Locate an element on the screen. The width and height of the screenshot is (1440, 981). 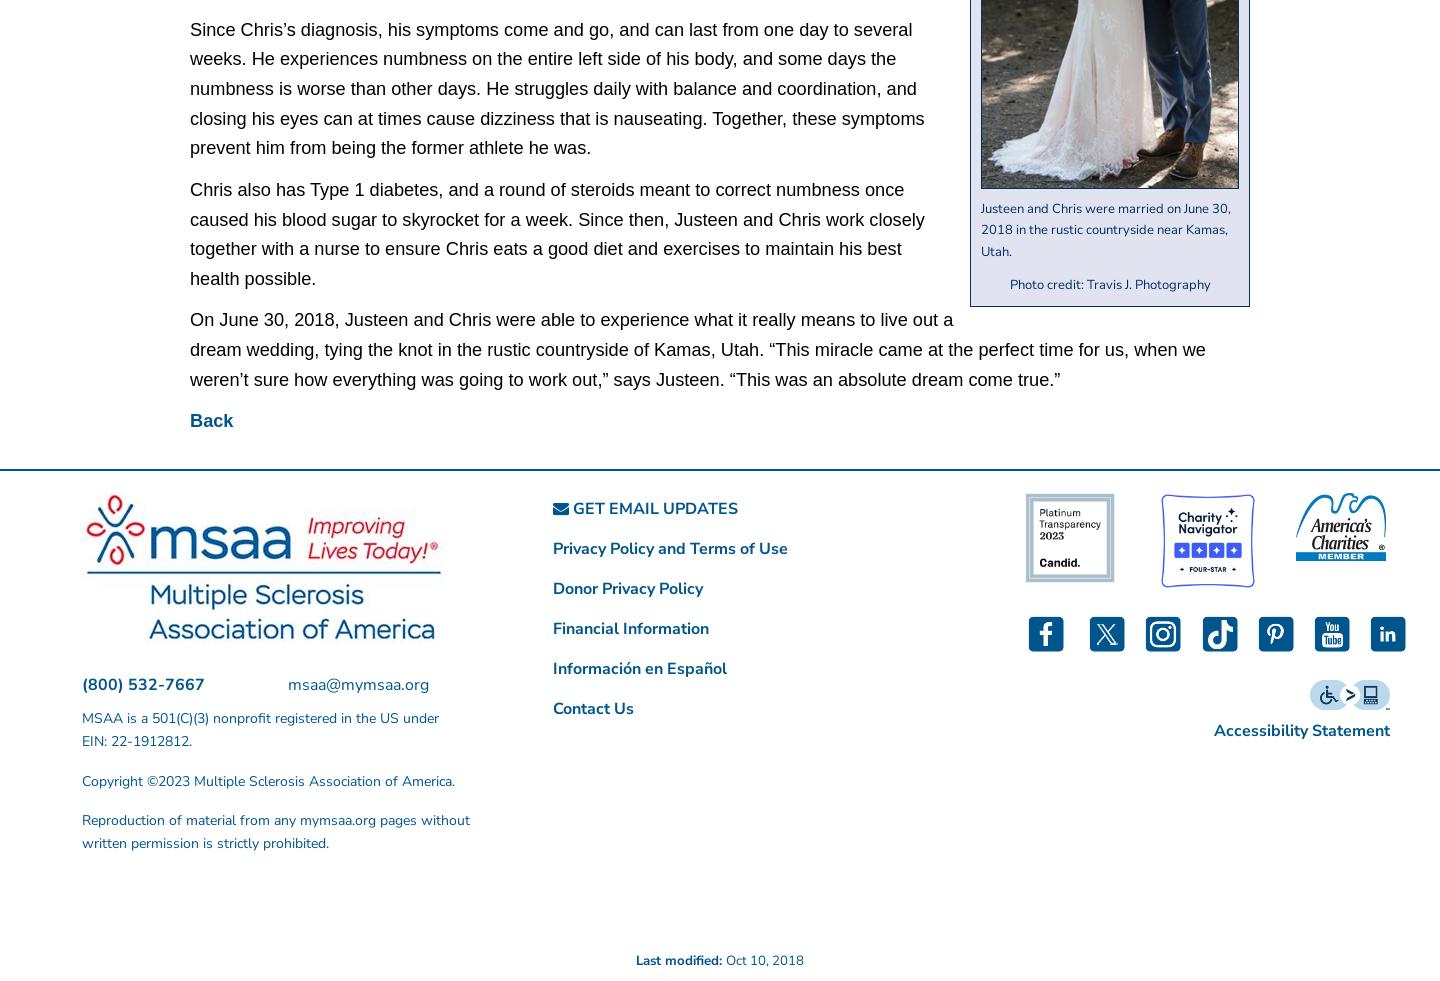
'Privacy Policy and Terms of Use' is located at coordinates (670, 548).